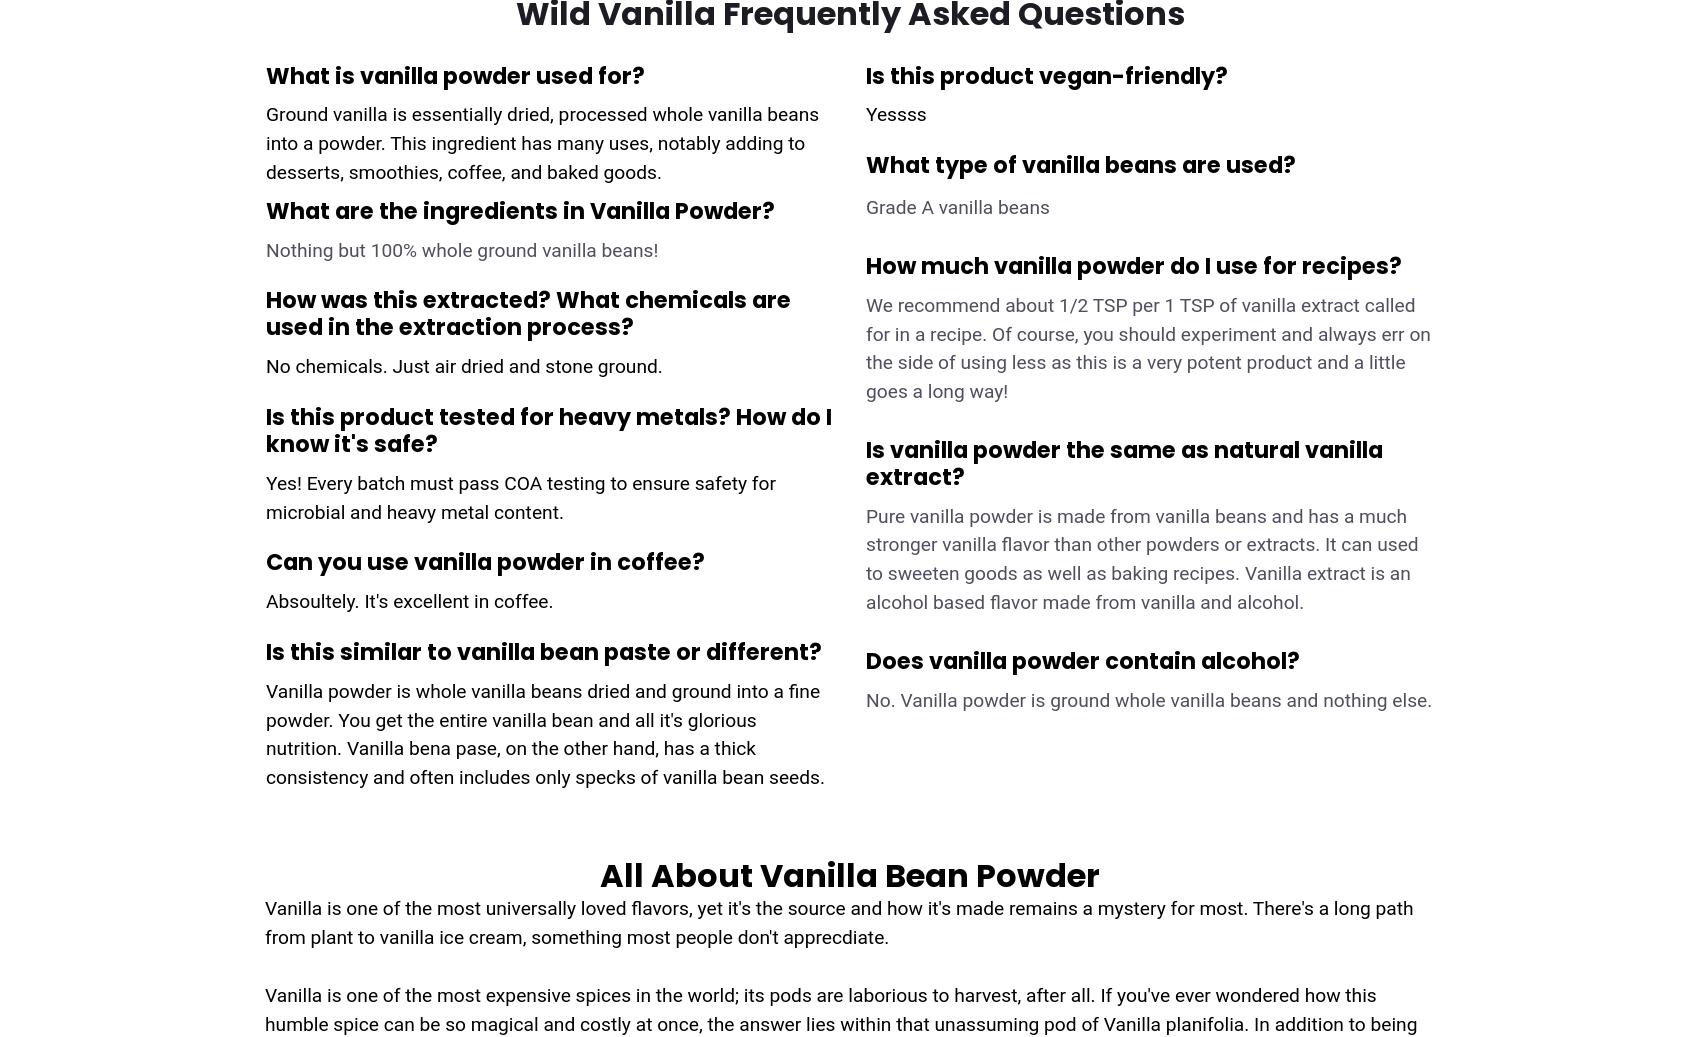  What do you see at coordinates (865, 660) in the screenshot?
I see `'Does vanilla powder contain alcohol?'` at bounding box center [865, 660].